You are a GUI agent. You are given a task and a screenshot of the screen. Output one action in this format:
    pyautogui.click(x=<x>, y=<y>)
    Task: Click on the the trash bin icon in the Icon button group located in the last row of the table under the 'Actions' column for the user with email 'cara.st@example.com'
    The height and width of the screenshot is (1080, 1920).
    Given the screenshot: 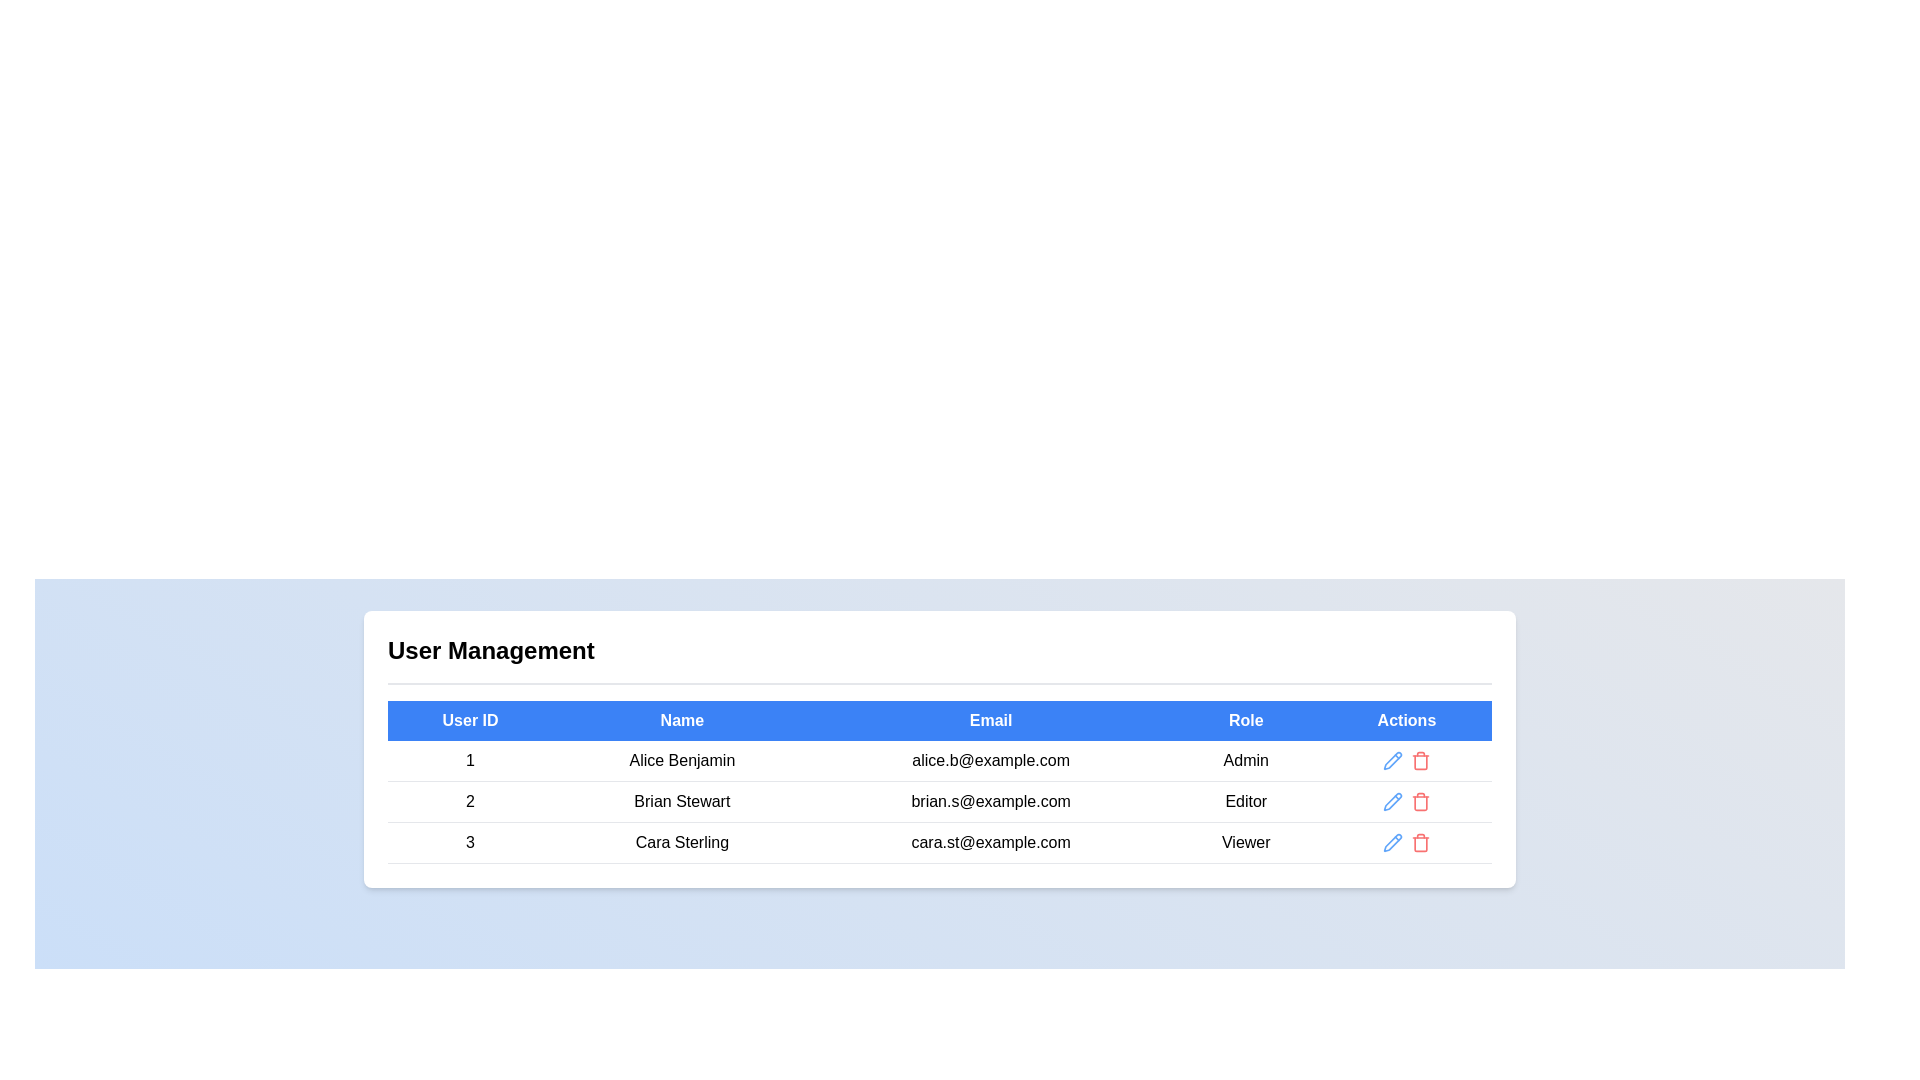 What is the action you would take?
    pyautogui.click(x=1405, y=843)
    